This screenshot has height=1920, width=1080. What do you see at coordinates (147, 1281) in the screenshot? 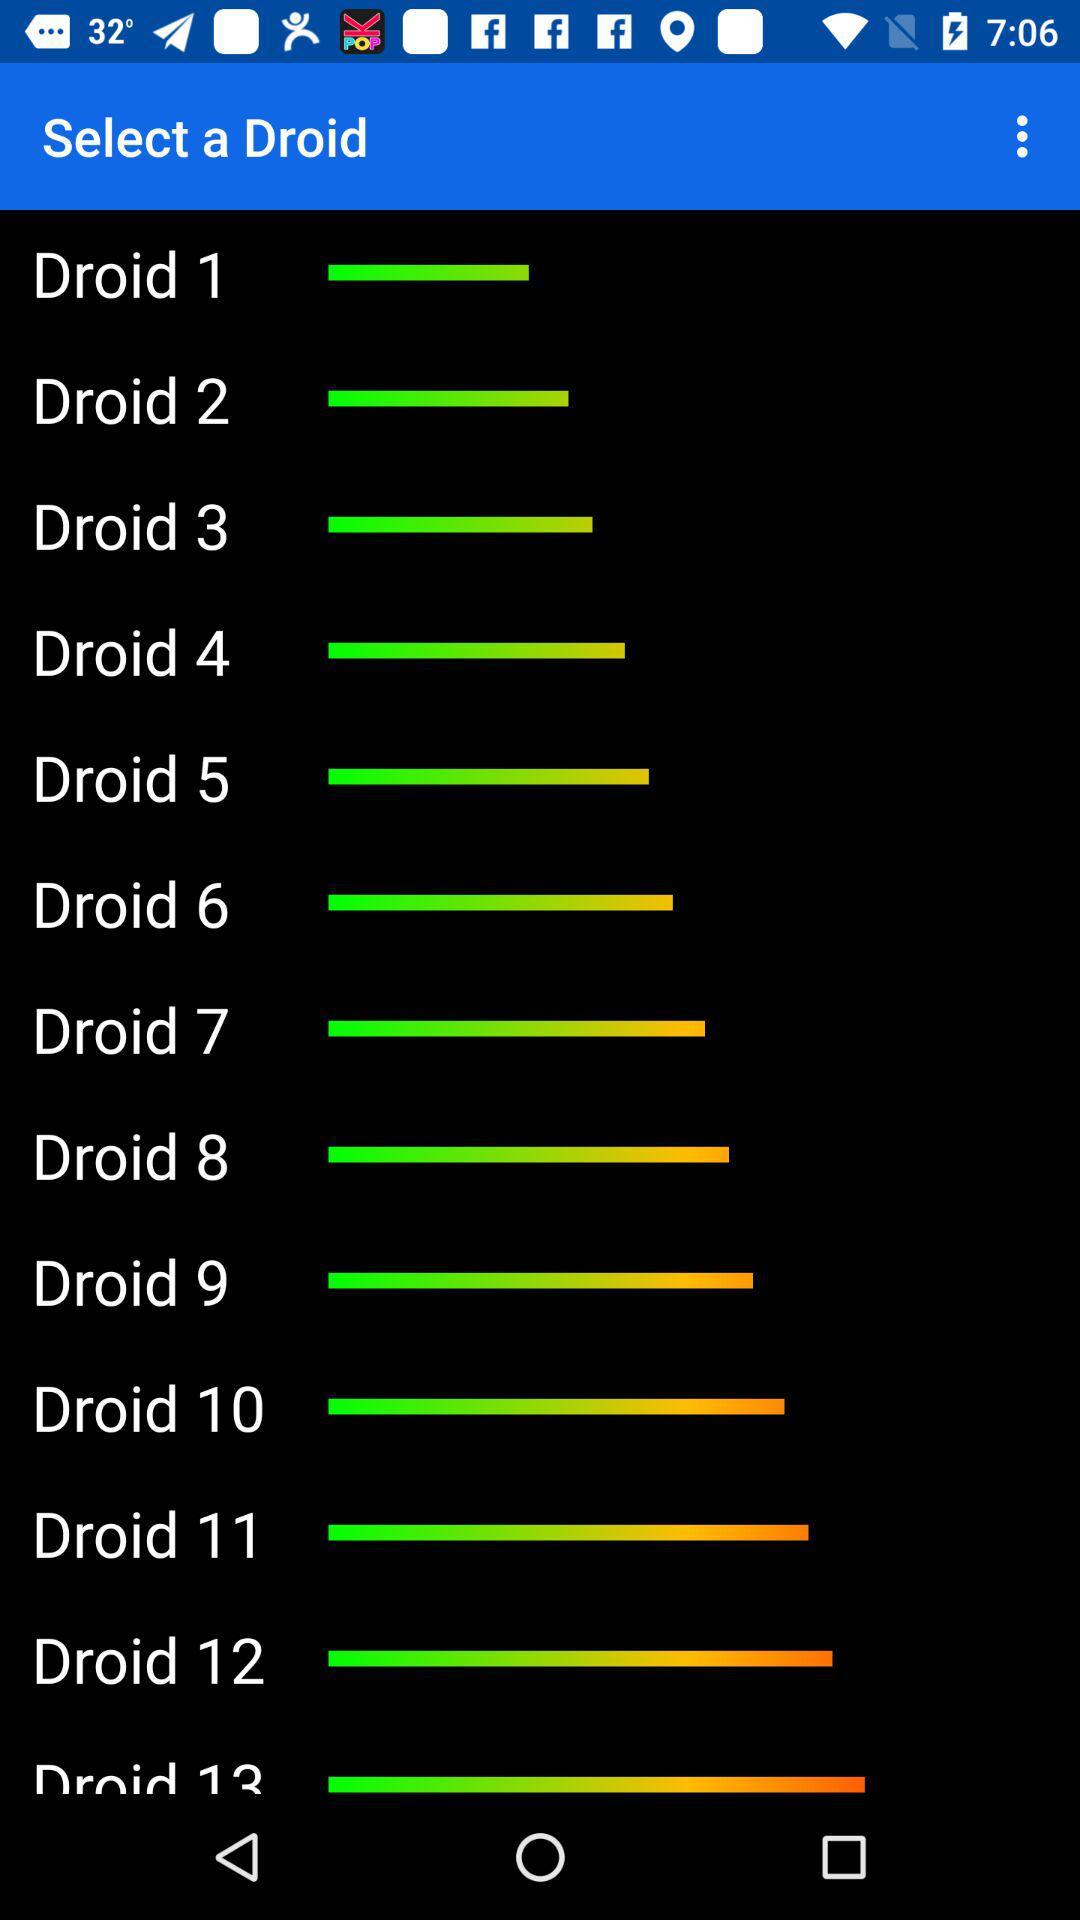
I see `the droid 9 app` at bounding box center [147, 1281].